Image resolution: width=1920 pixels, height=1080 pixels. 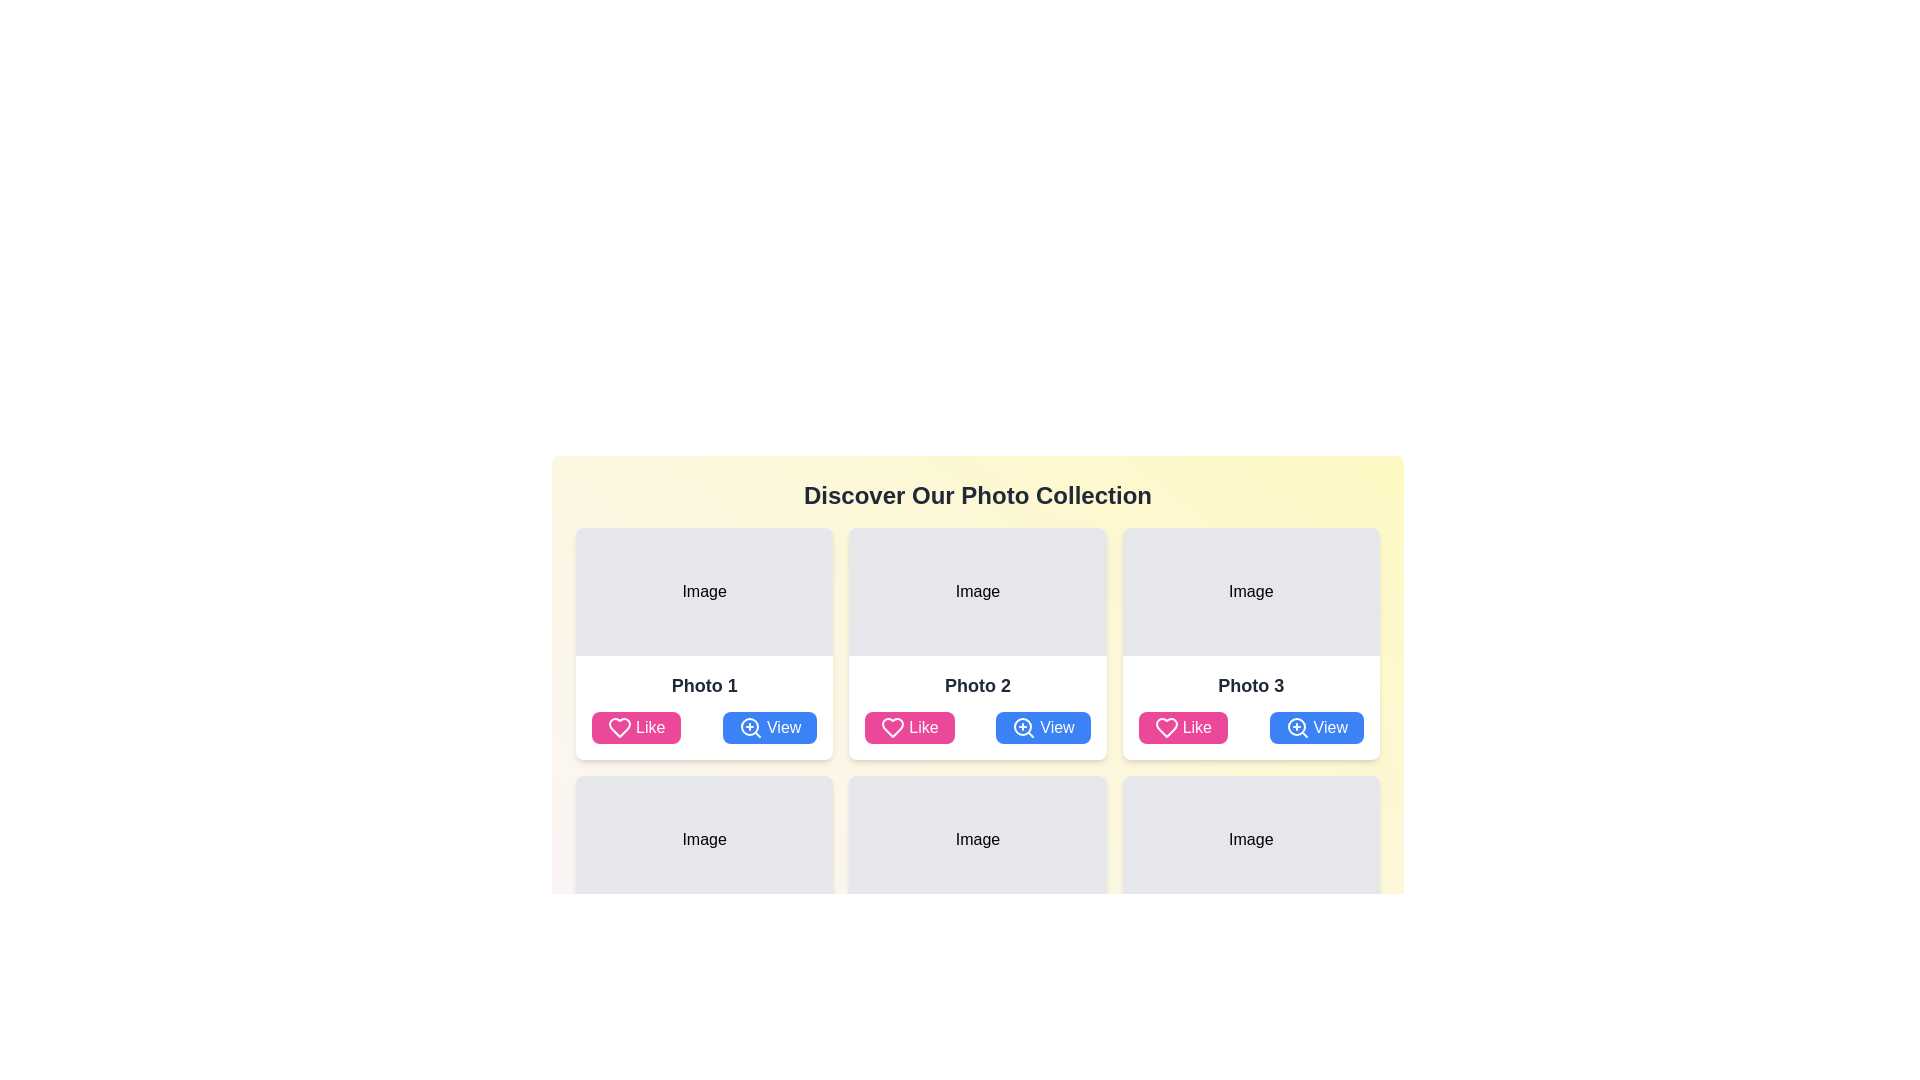 I want to click on the 'like' icon associated with 'Photo 2', so click(x=892, y=728).